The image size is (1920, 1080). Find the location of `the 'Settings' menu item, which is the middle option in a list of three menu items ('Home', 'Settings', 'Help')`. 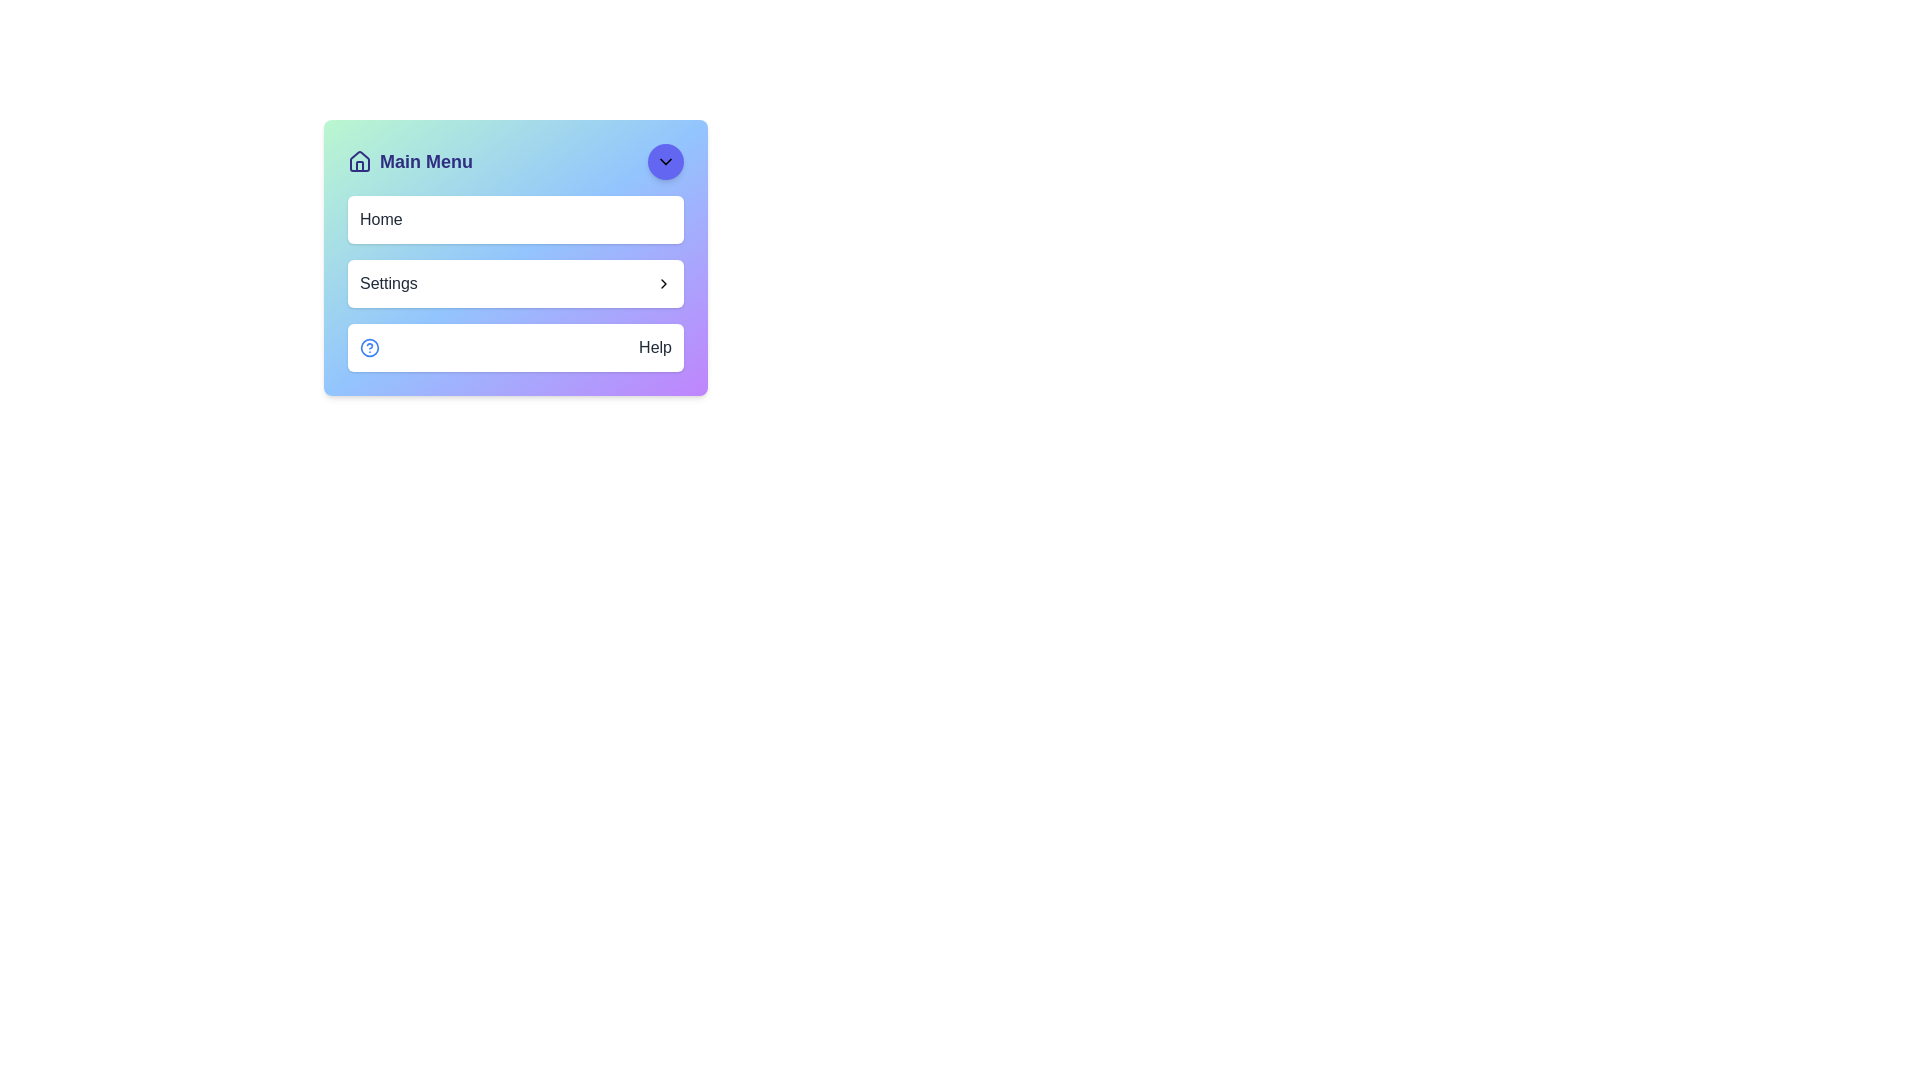

the 'Settings' menu item, which is the middle option in a list of three menu items ('Home', 'Settings', 'Help') is located at coordinates (515, 284).